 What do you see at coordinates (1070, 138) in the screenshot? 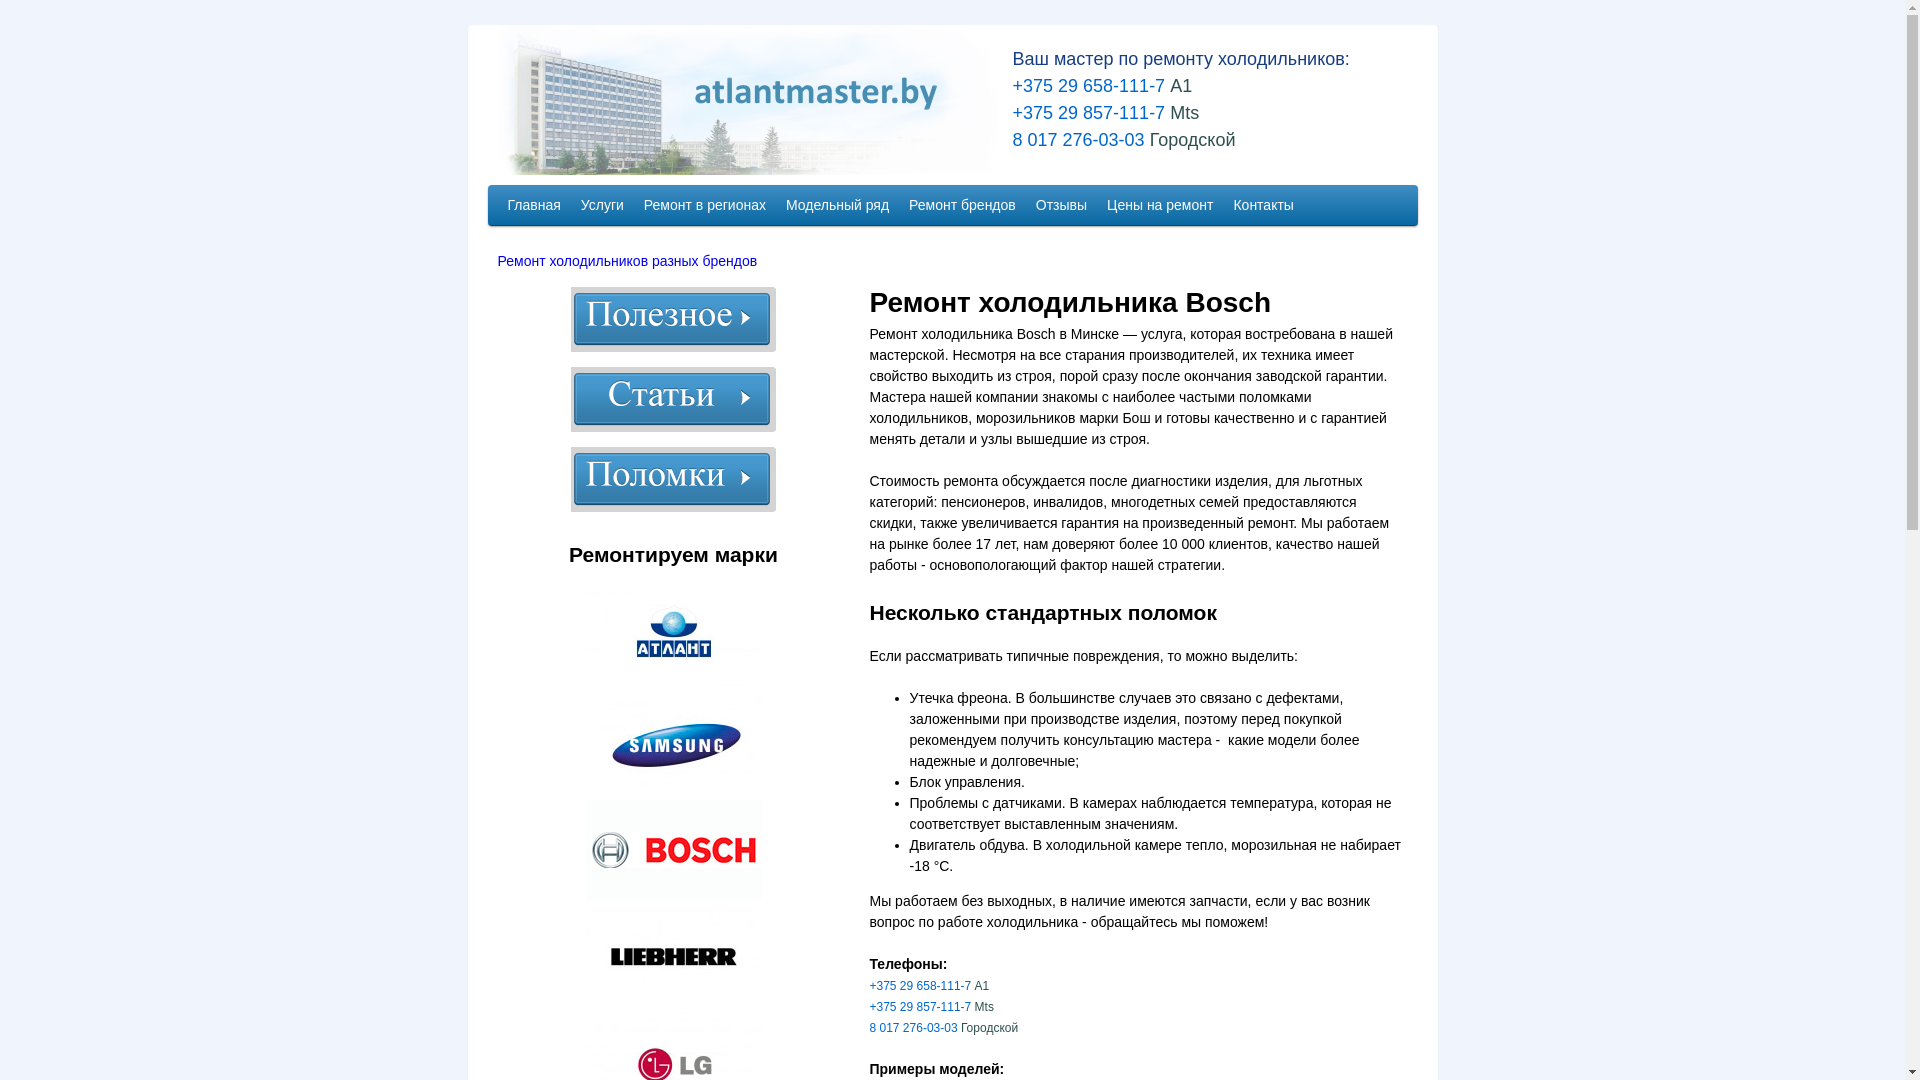
I see `'   8 017 276-03-03'` at bounding box center [1070, 138].